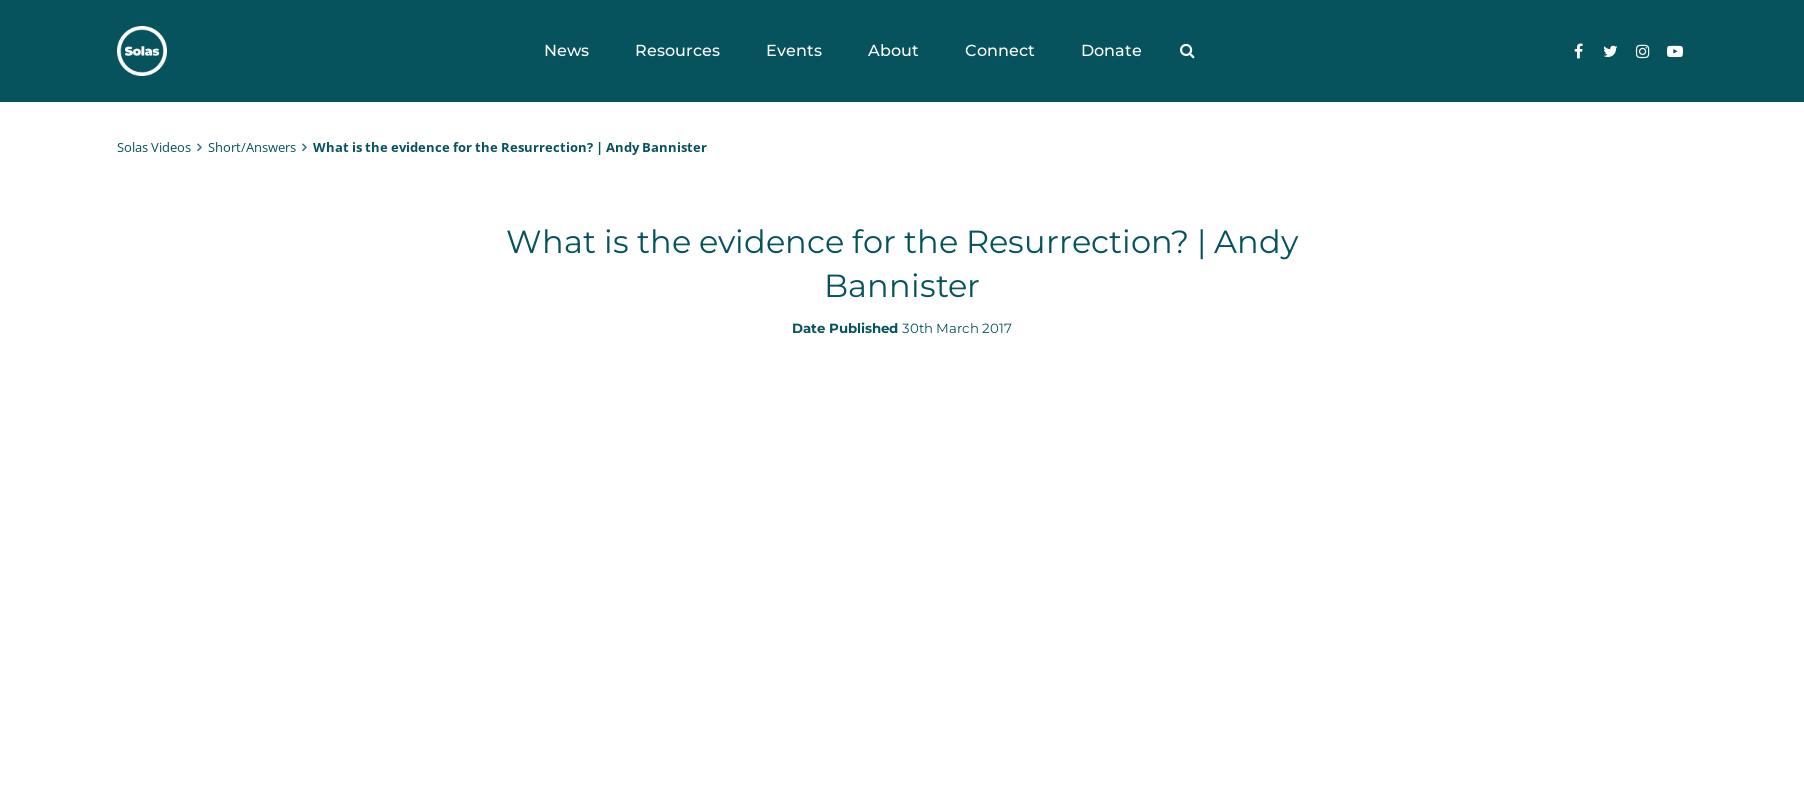 Image resolution: width=1804 pixels, height=794 pixels. Describe the element at coordinates (632, 50) in the screenshot. I see `'Resources'` at that location.